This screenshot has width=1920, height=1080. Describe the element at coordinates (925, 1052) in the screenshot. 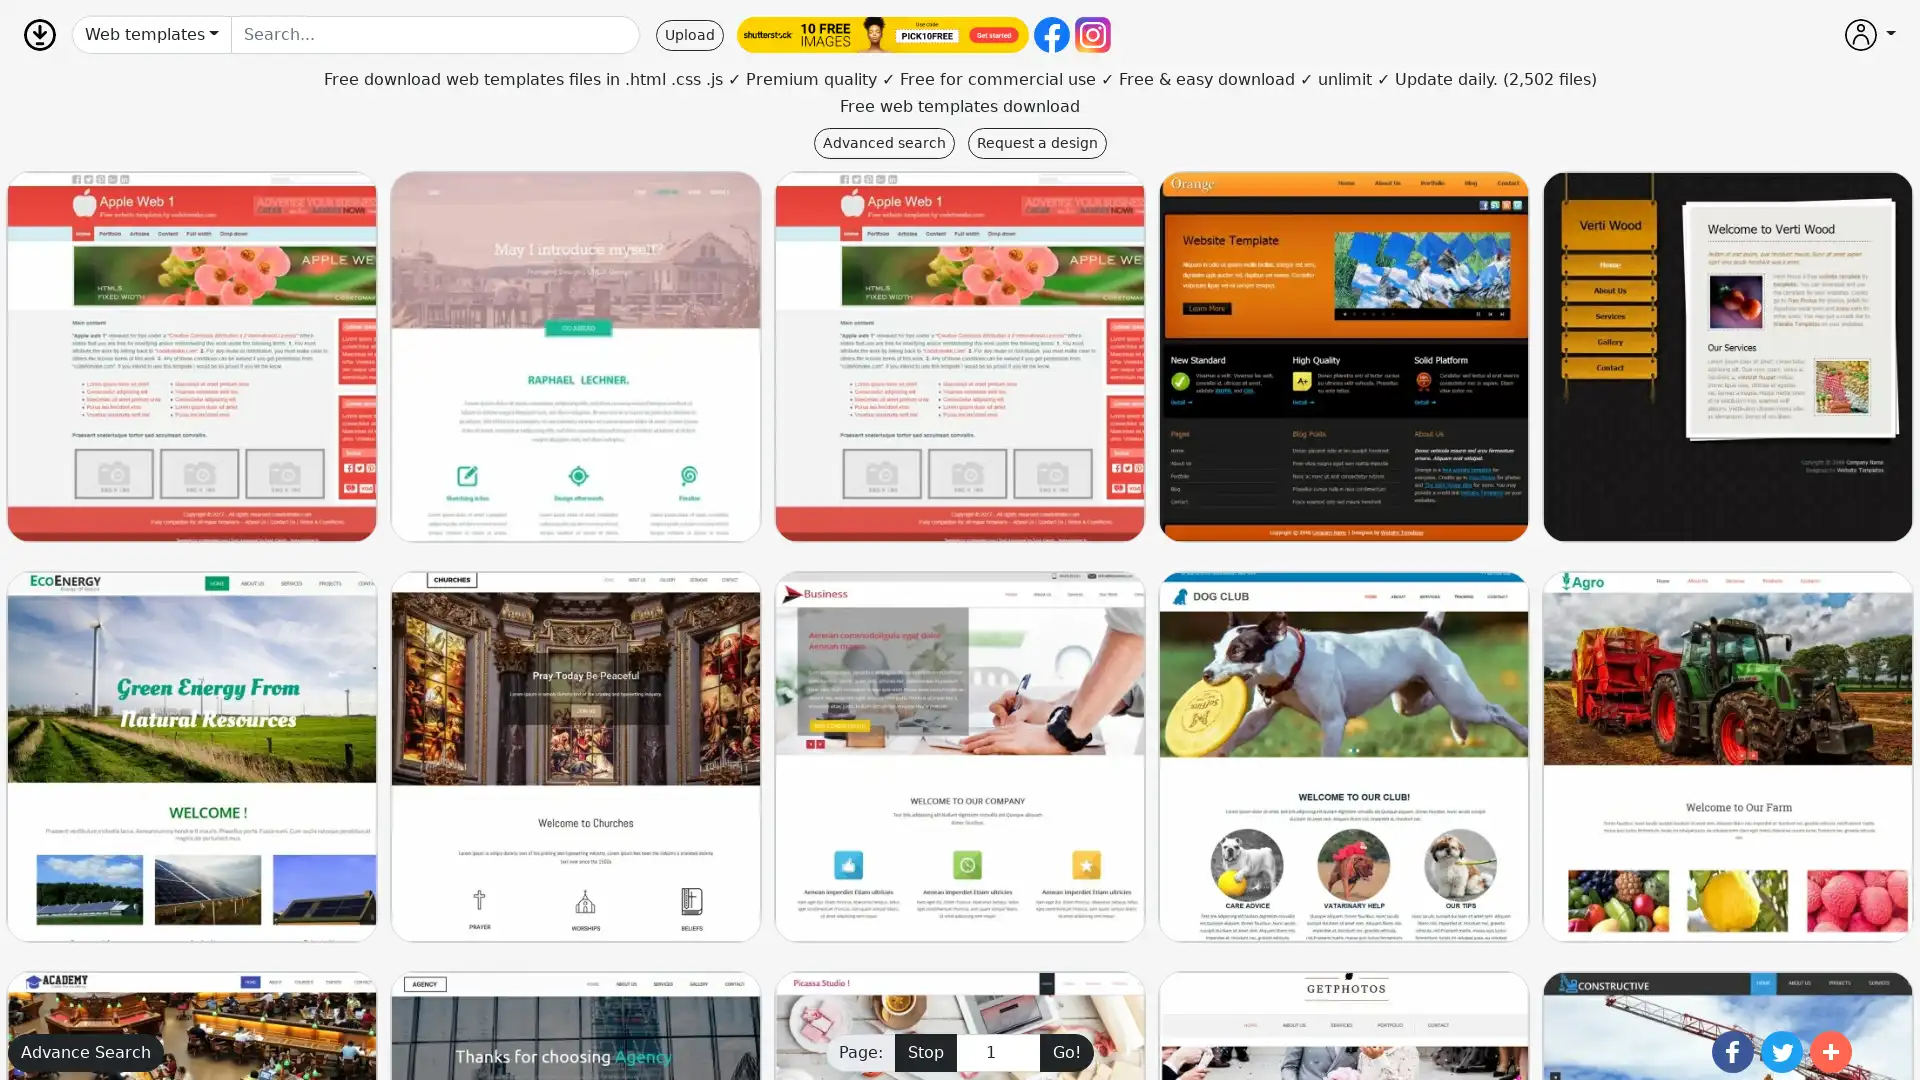

I see `Stop` at that location.